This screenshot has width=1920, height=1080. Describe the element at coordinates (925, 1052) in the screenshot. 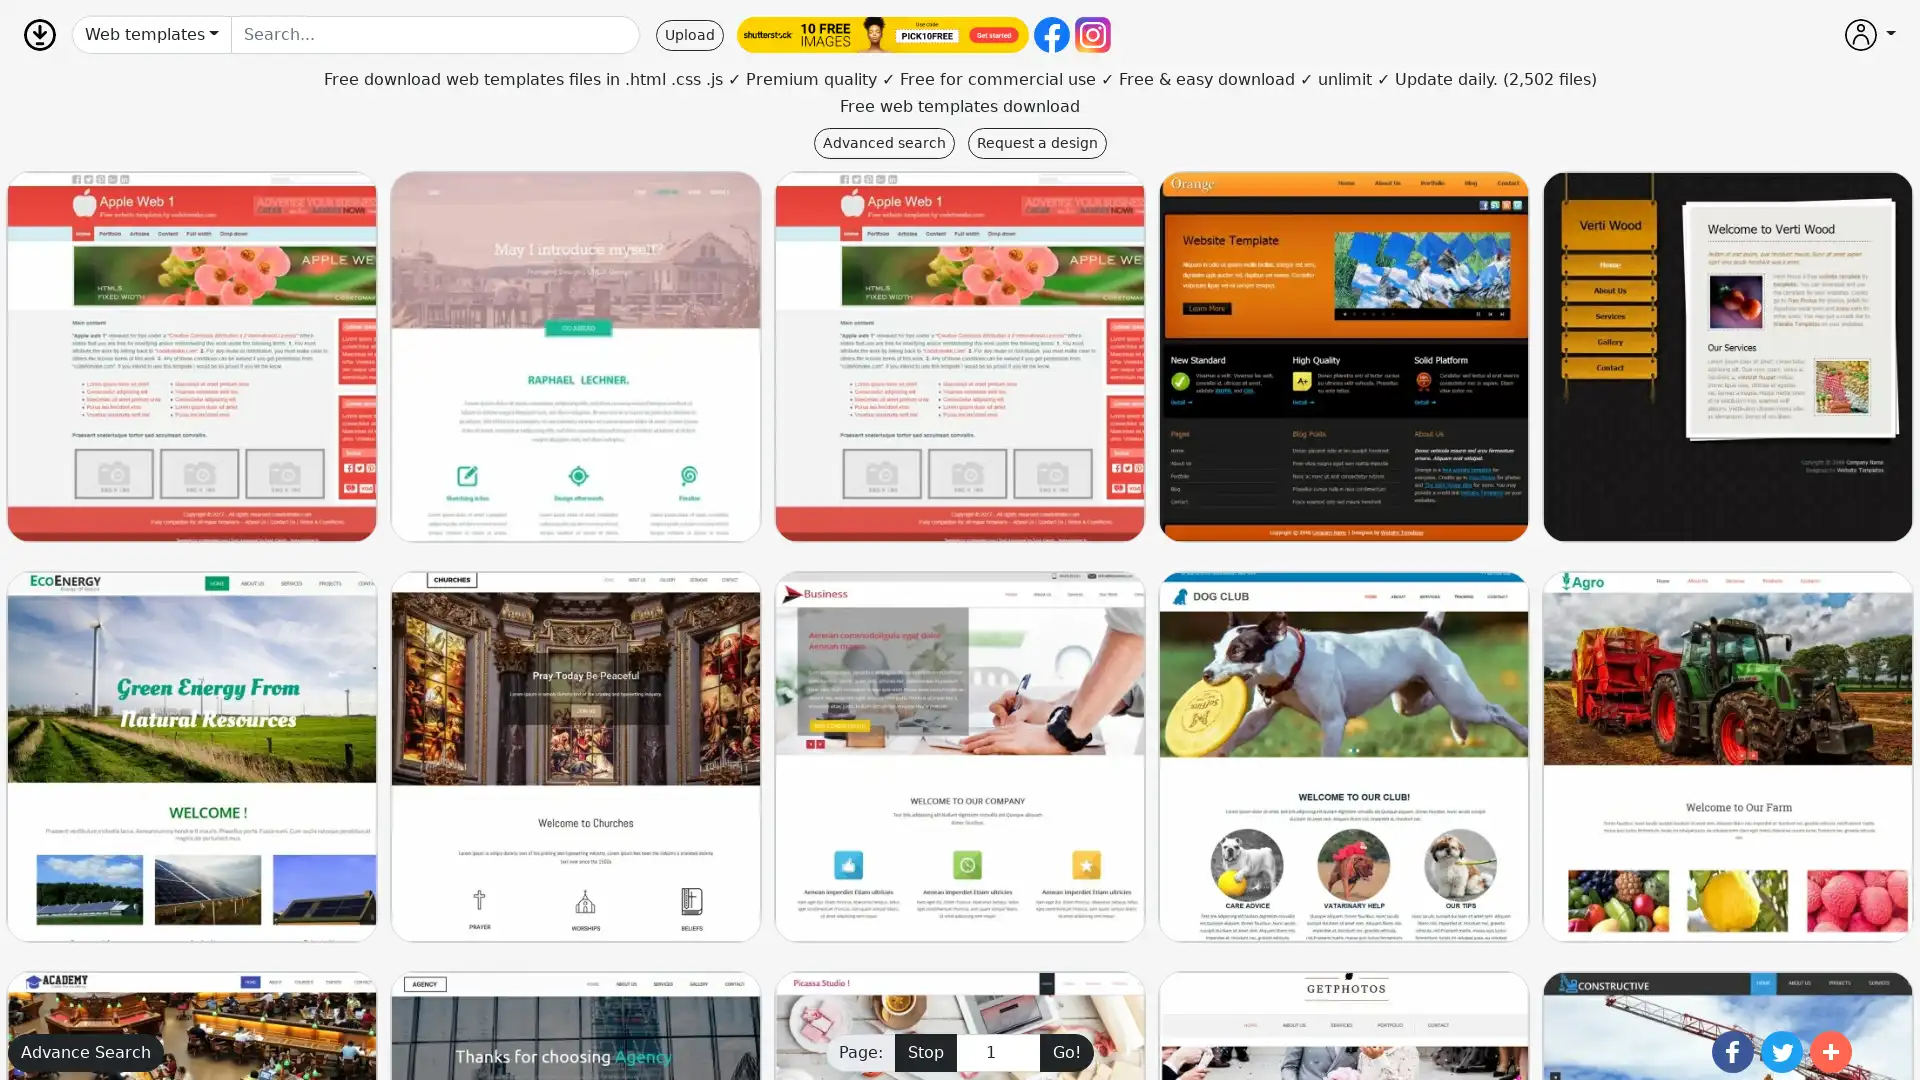

I see `Stop` at that location.